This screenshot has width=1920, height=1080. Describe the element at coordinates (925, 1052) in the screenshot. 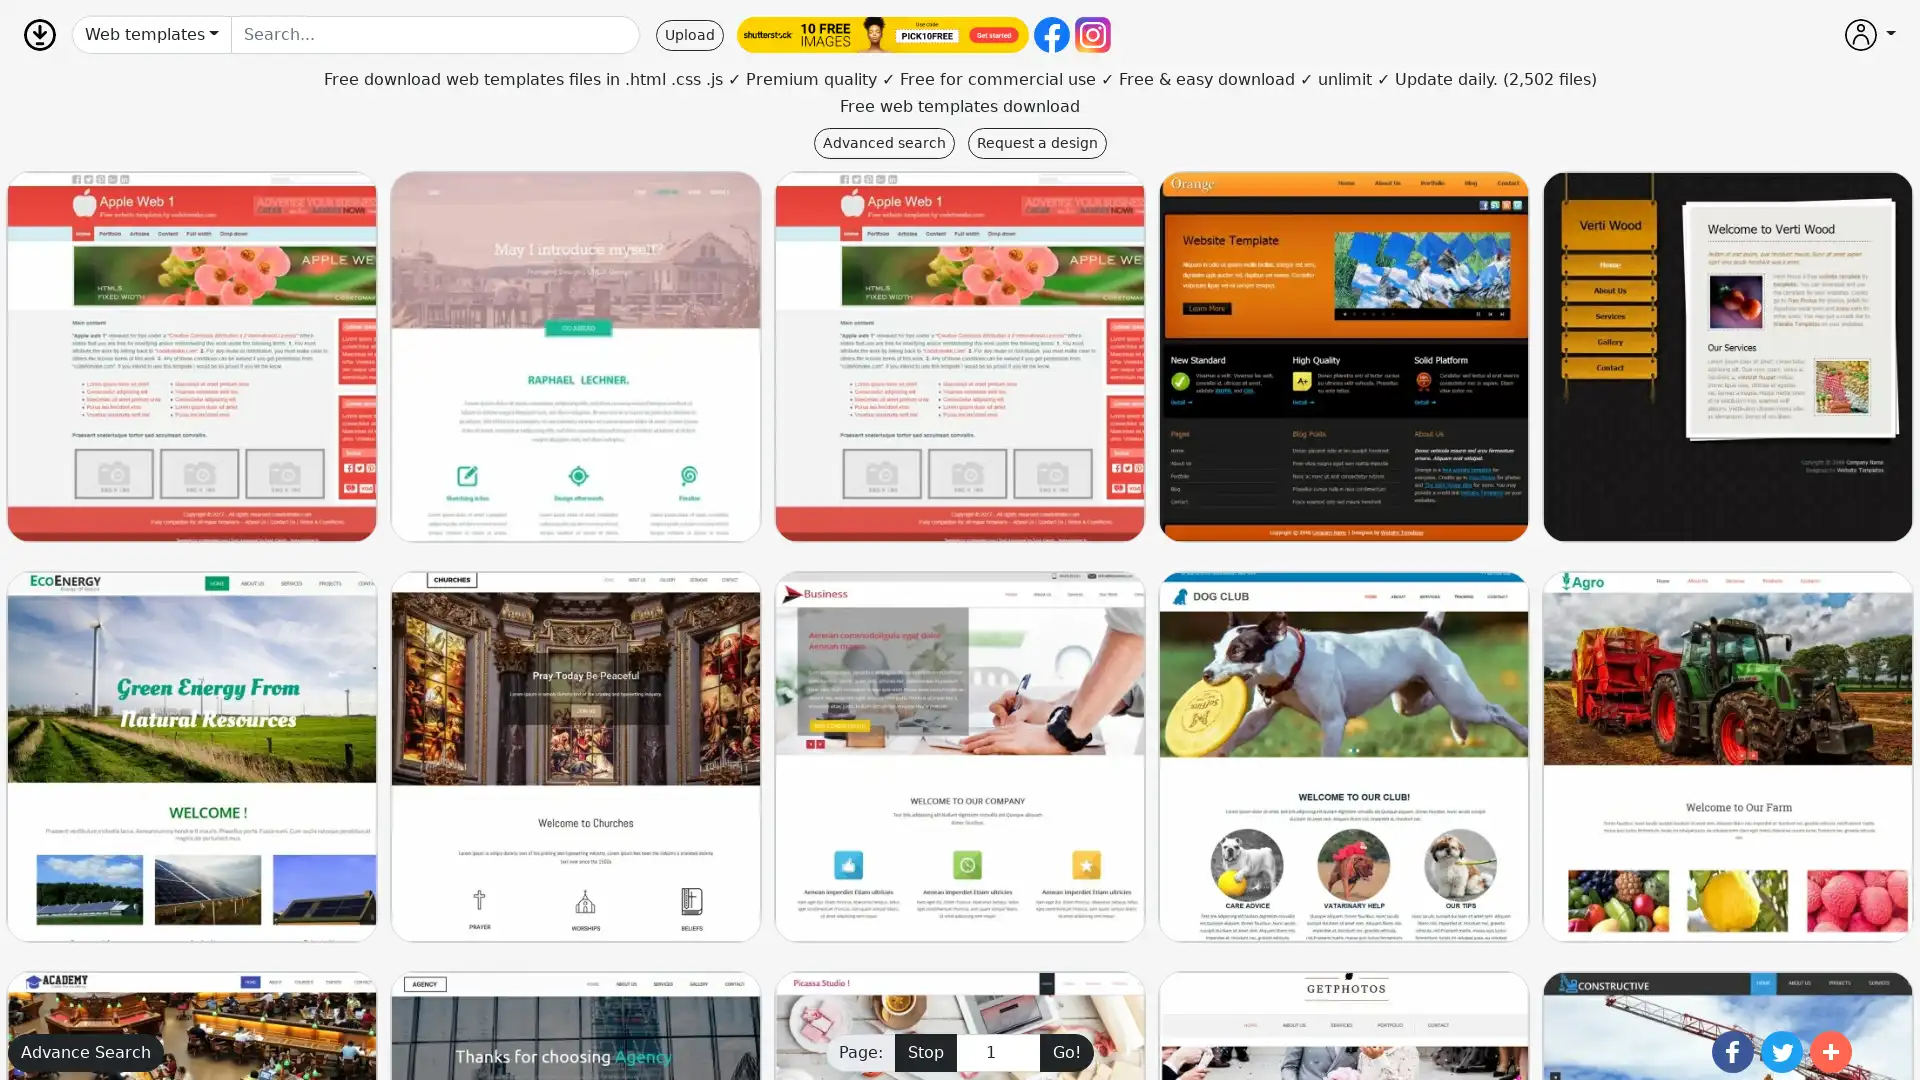

I see `Stop` at that location.